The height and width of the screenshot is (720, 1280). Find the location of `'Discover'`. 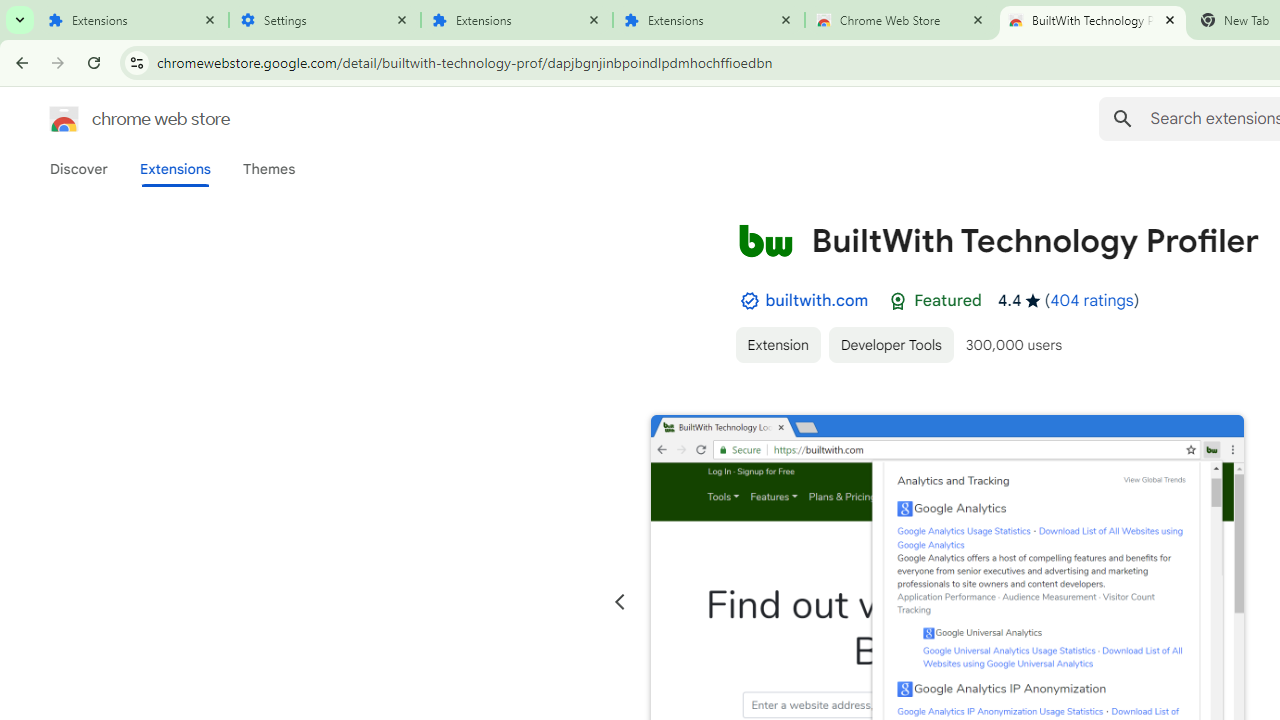

'Discover' is located at coordinates (79, 168).